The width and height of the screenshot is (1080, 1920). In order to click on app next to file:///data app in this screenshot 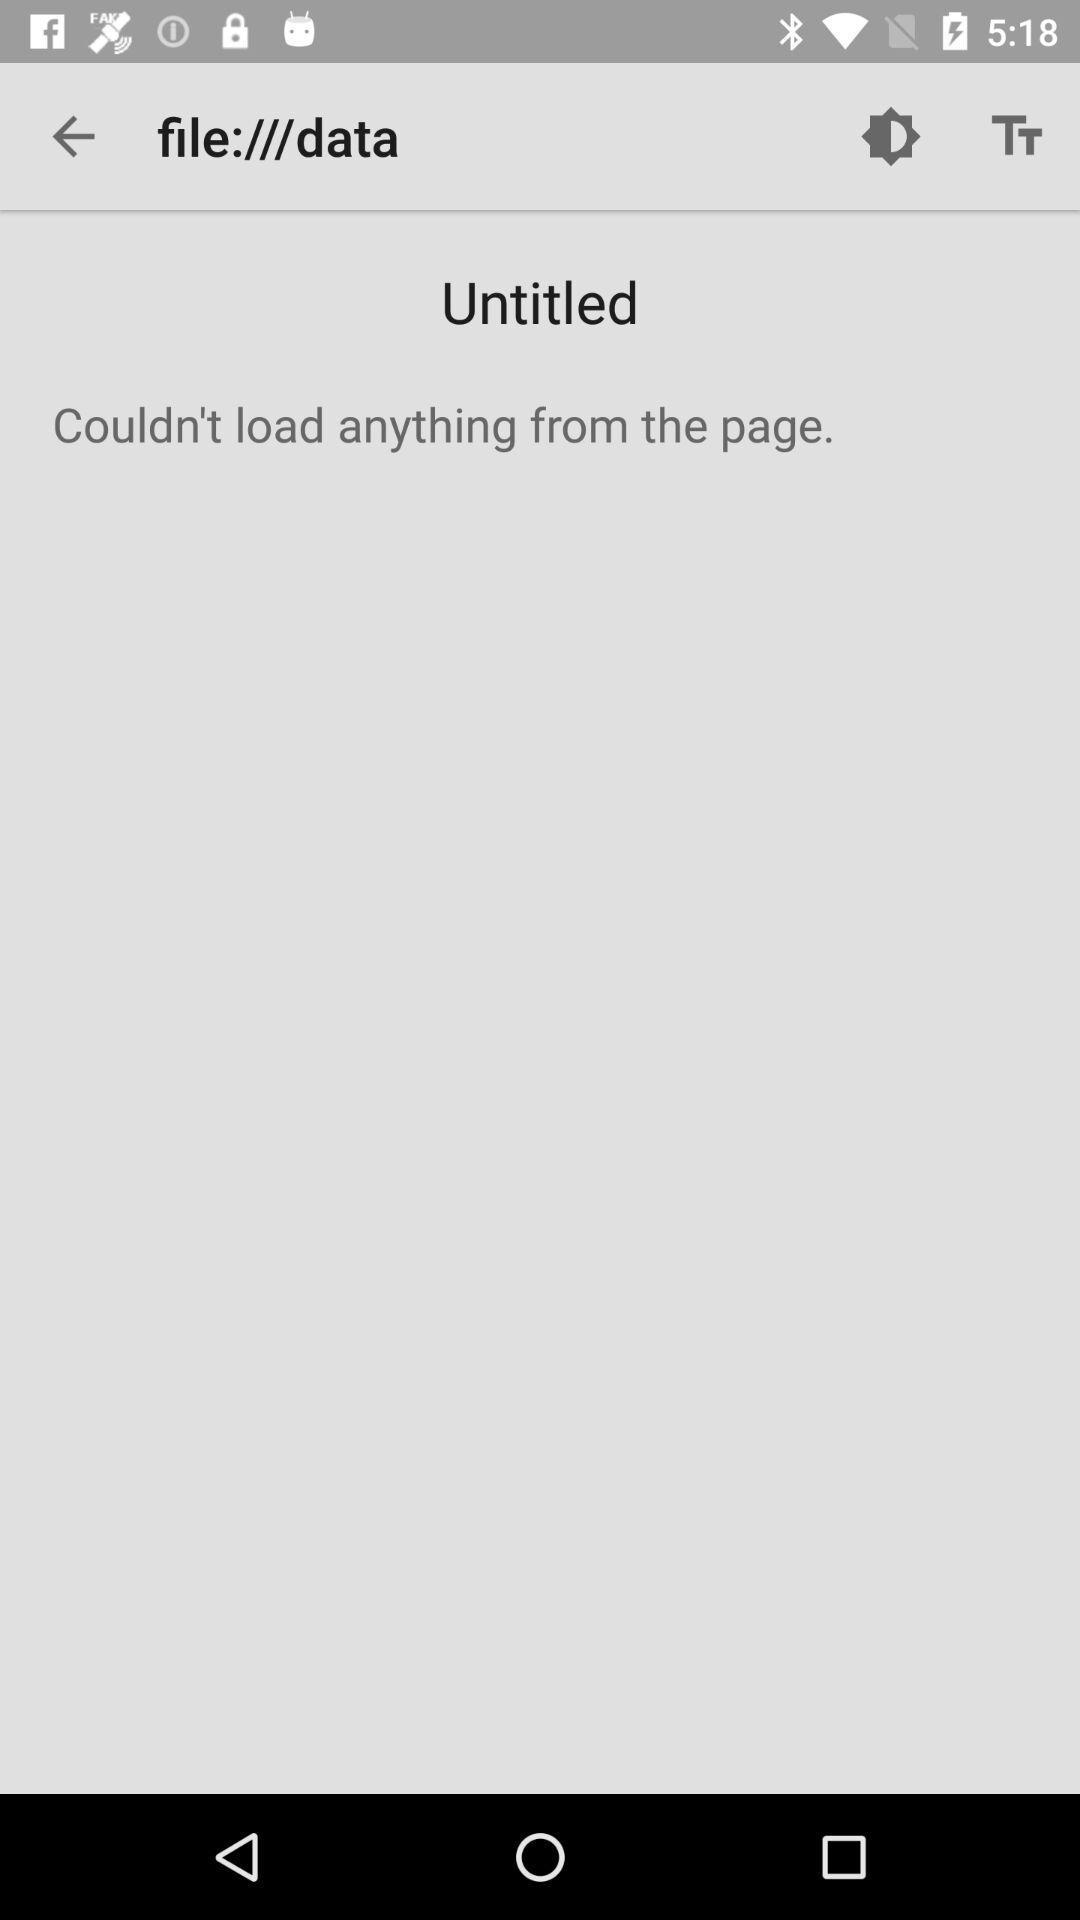, I will do `click(72, 135)`.